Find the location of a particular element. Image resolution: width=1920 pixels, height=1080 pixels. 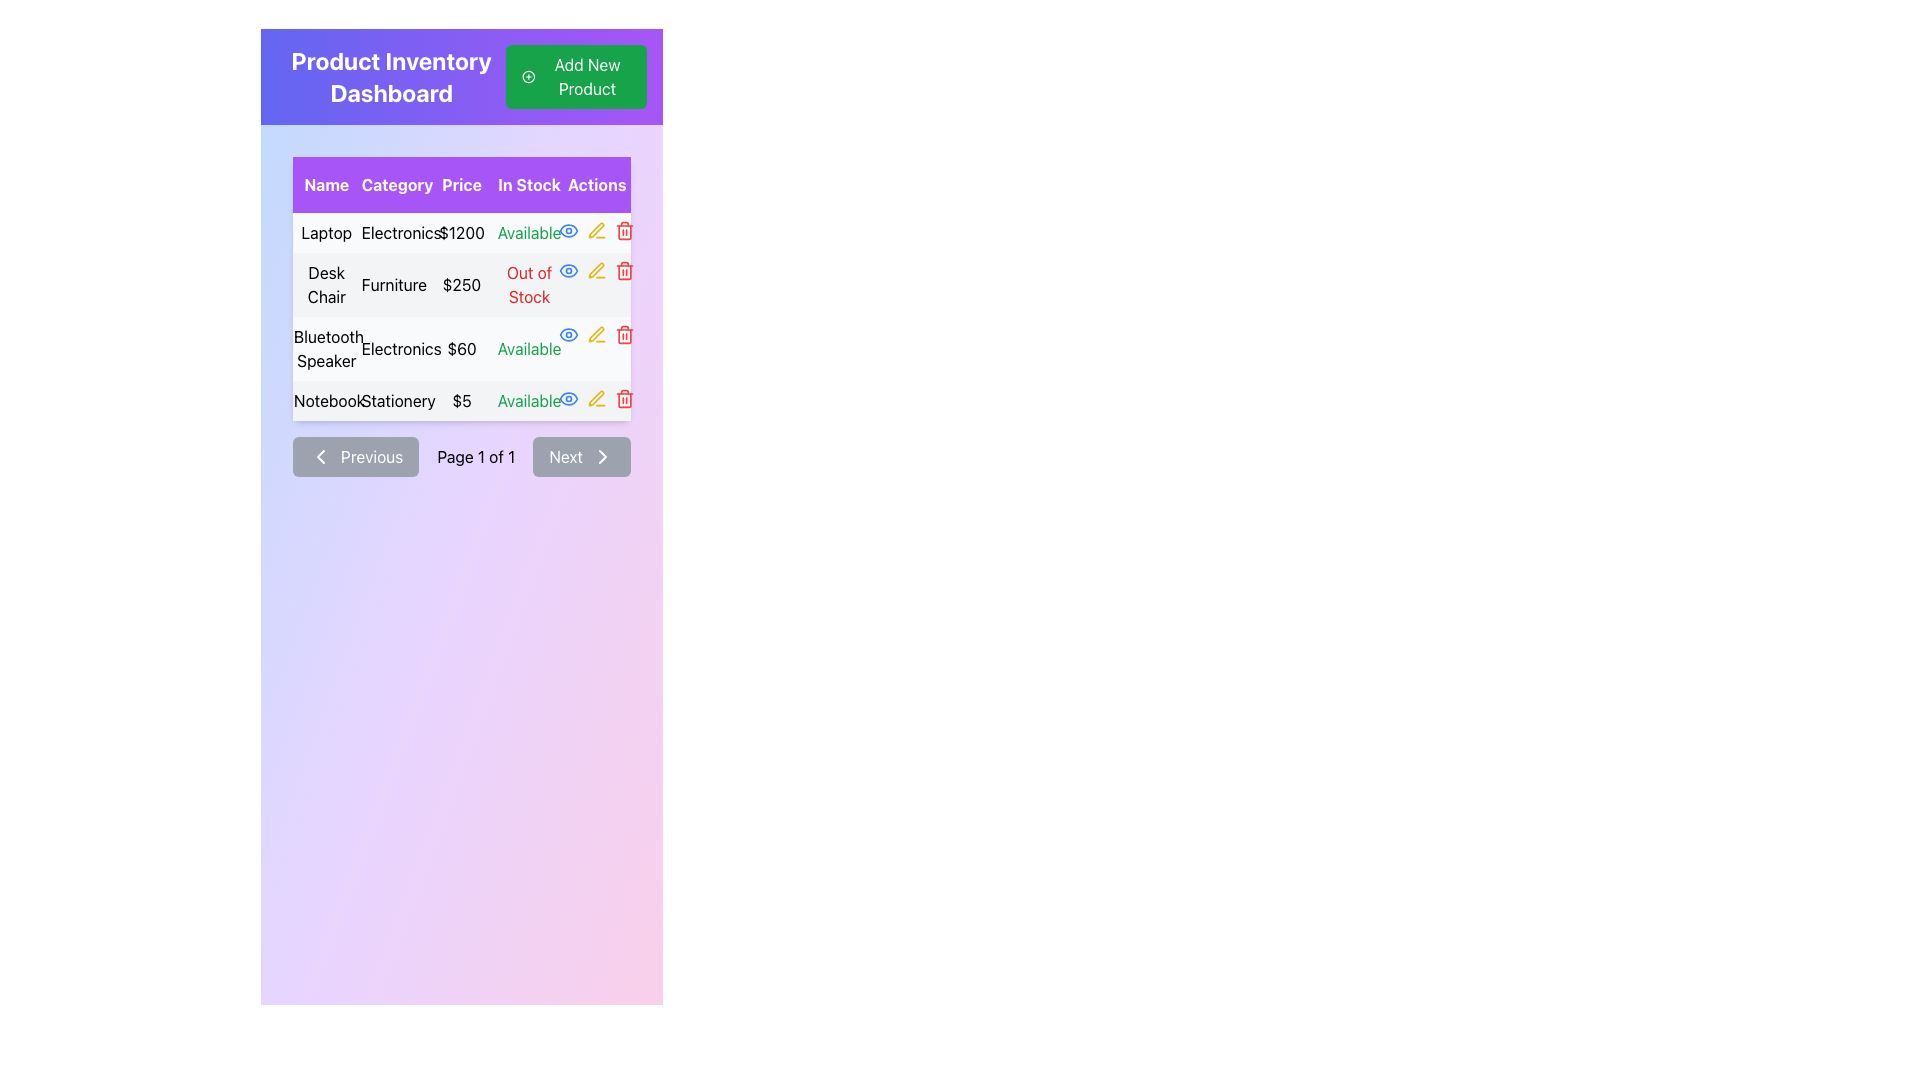

the edit icon button located in the 'Actions' column of the third row in the table to modify the associated product's details is located at coordinates (595, 229).